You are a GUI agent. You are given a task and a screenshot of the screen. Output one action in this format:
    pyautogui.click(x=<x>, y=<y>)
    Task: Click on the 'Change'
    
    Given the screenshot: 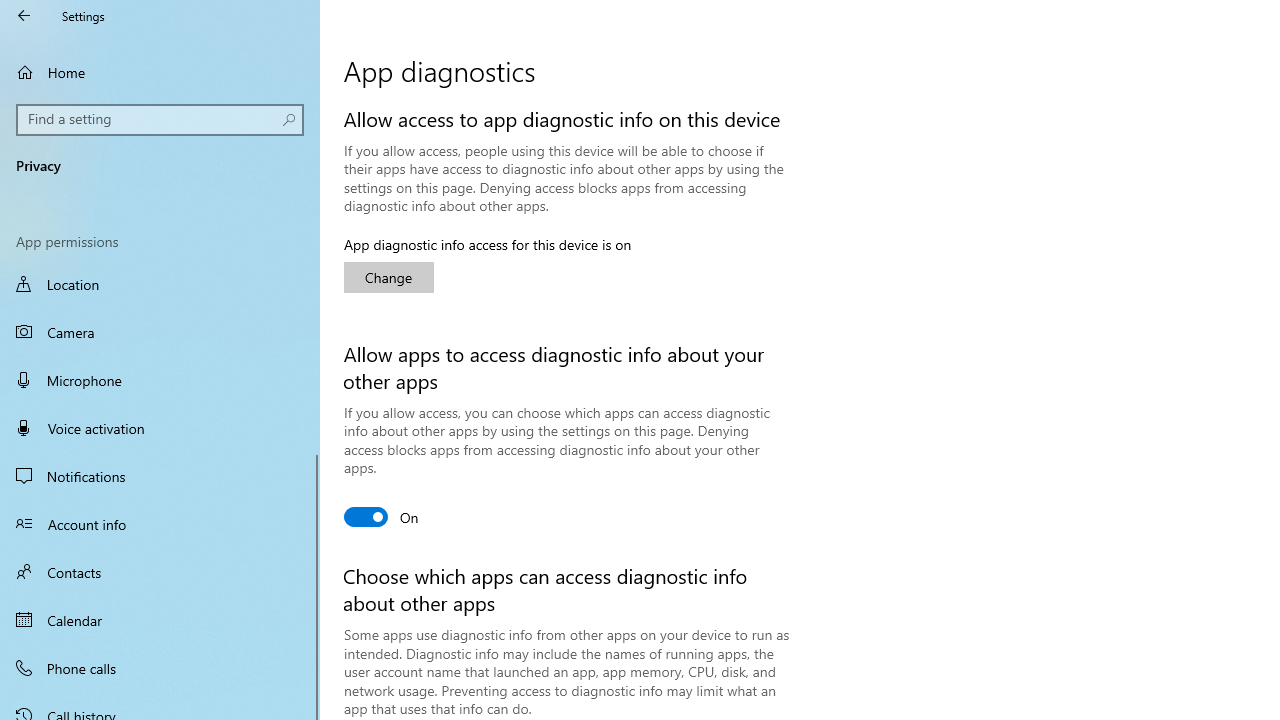 What is the action you would take?
    pyautogui.click(x=389, y=277)
    